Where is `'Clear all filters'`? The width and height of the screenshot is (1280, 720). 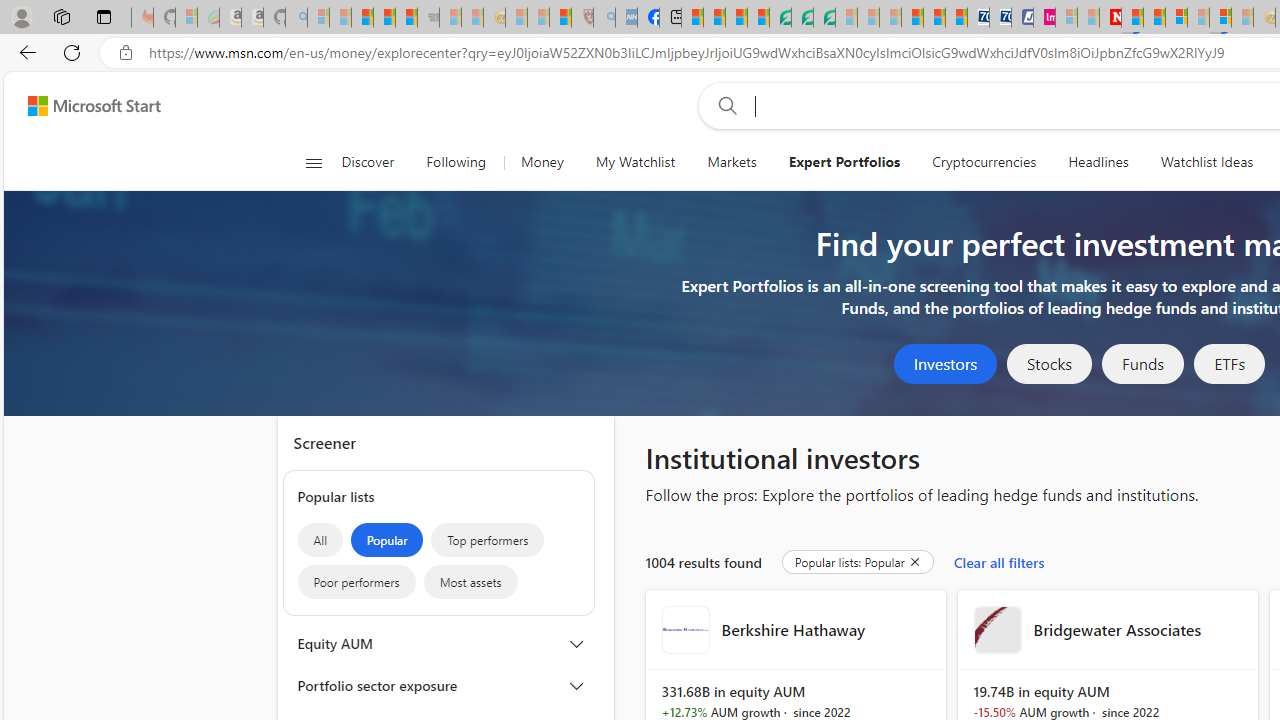
'Clear all filters' is located at coordinates (999, 561).